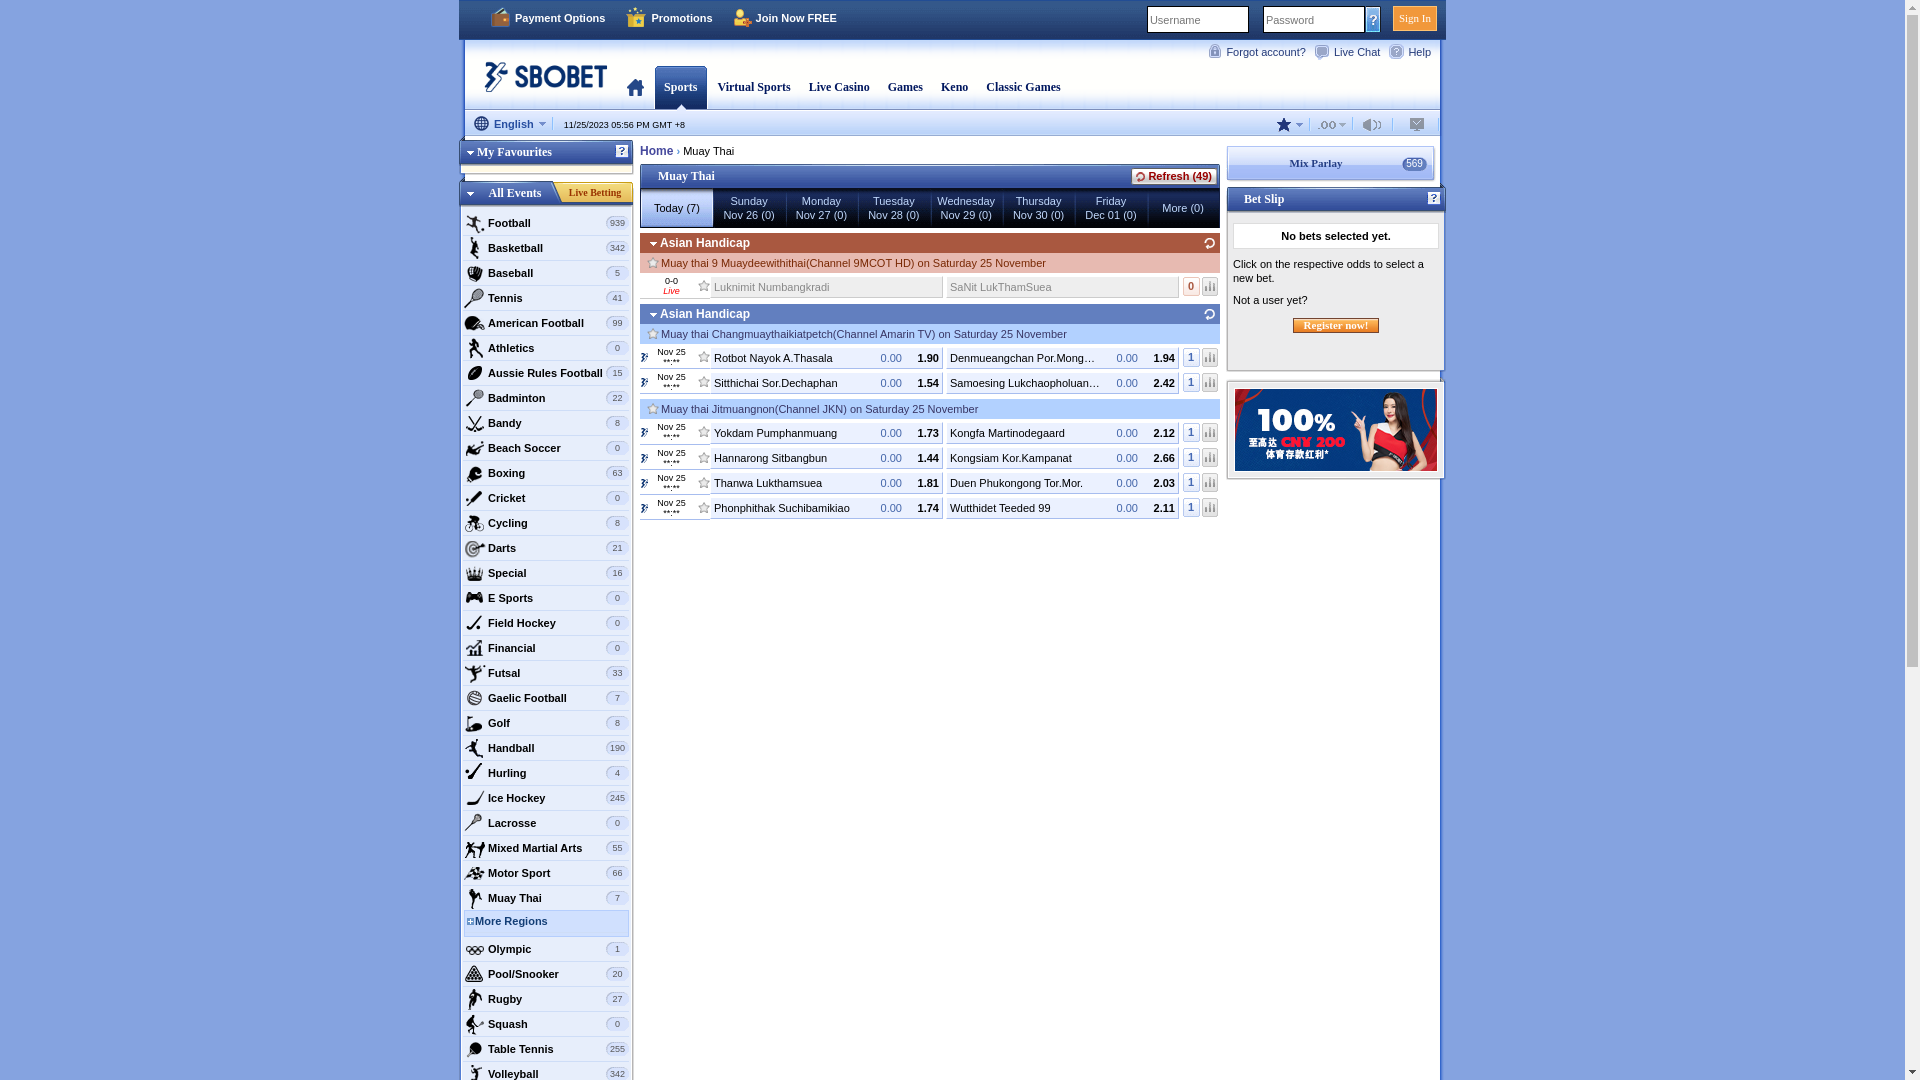 The image size is (1920, 1080). What do you see at coordinates (1061, 356) in the screenshot?
I see `'1.94` at bounding box center [1061, 356].